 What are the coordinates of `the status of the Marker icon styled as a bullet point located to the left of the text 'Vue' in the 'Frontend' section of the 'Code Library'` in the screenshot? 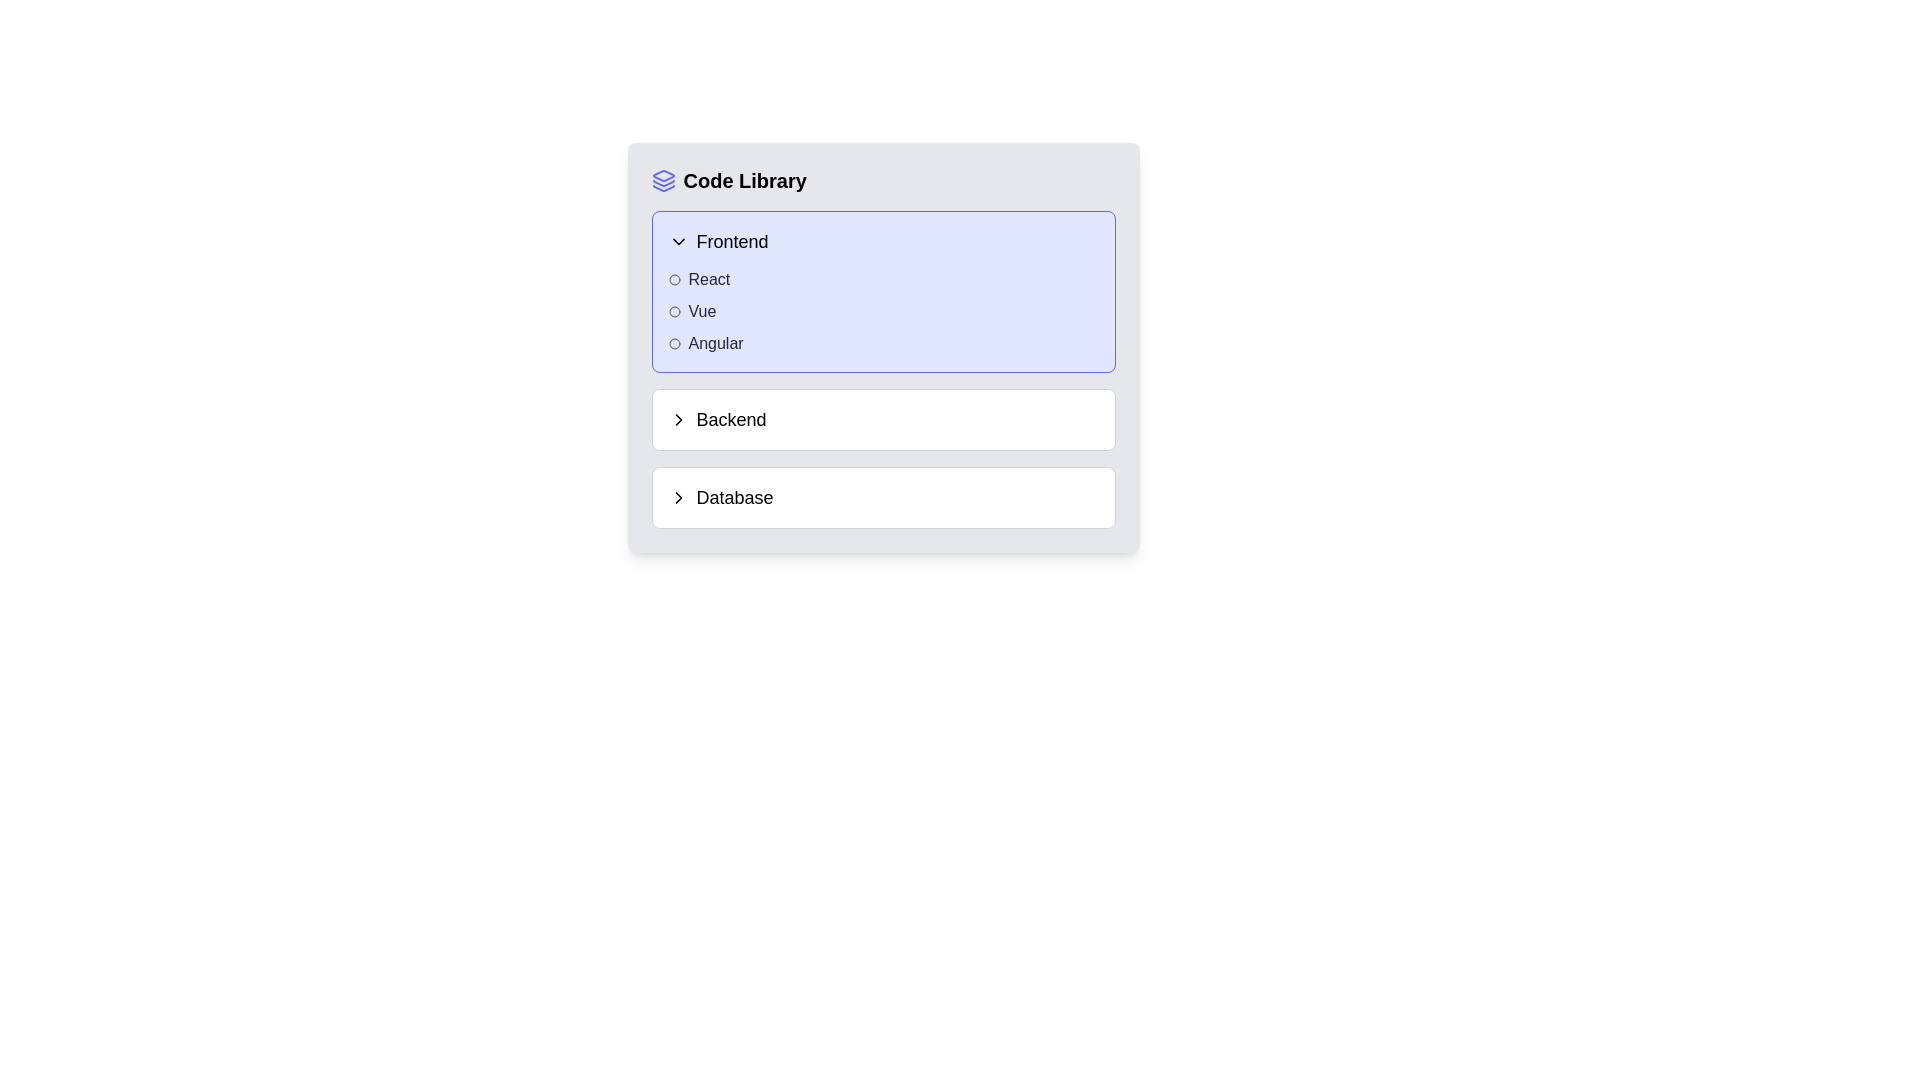 It's located at (674, 312).